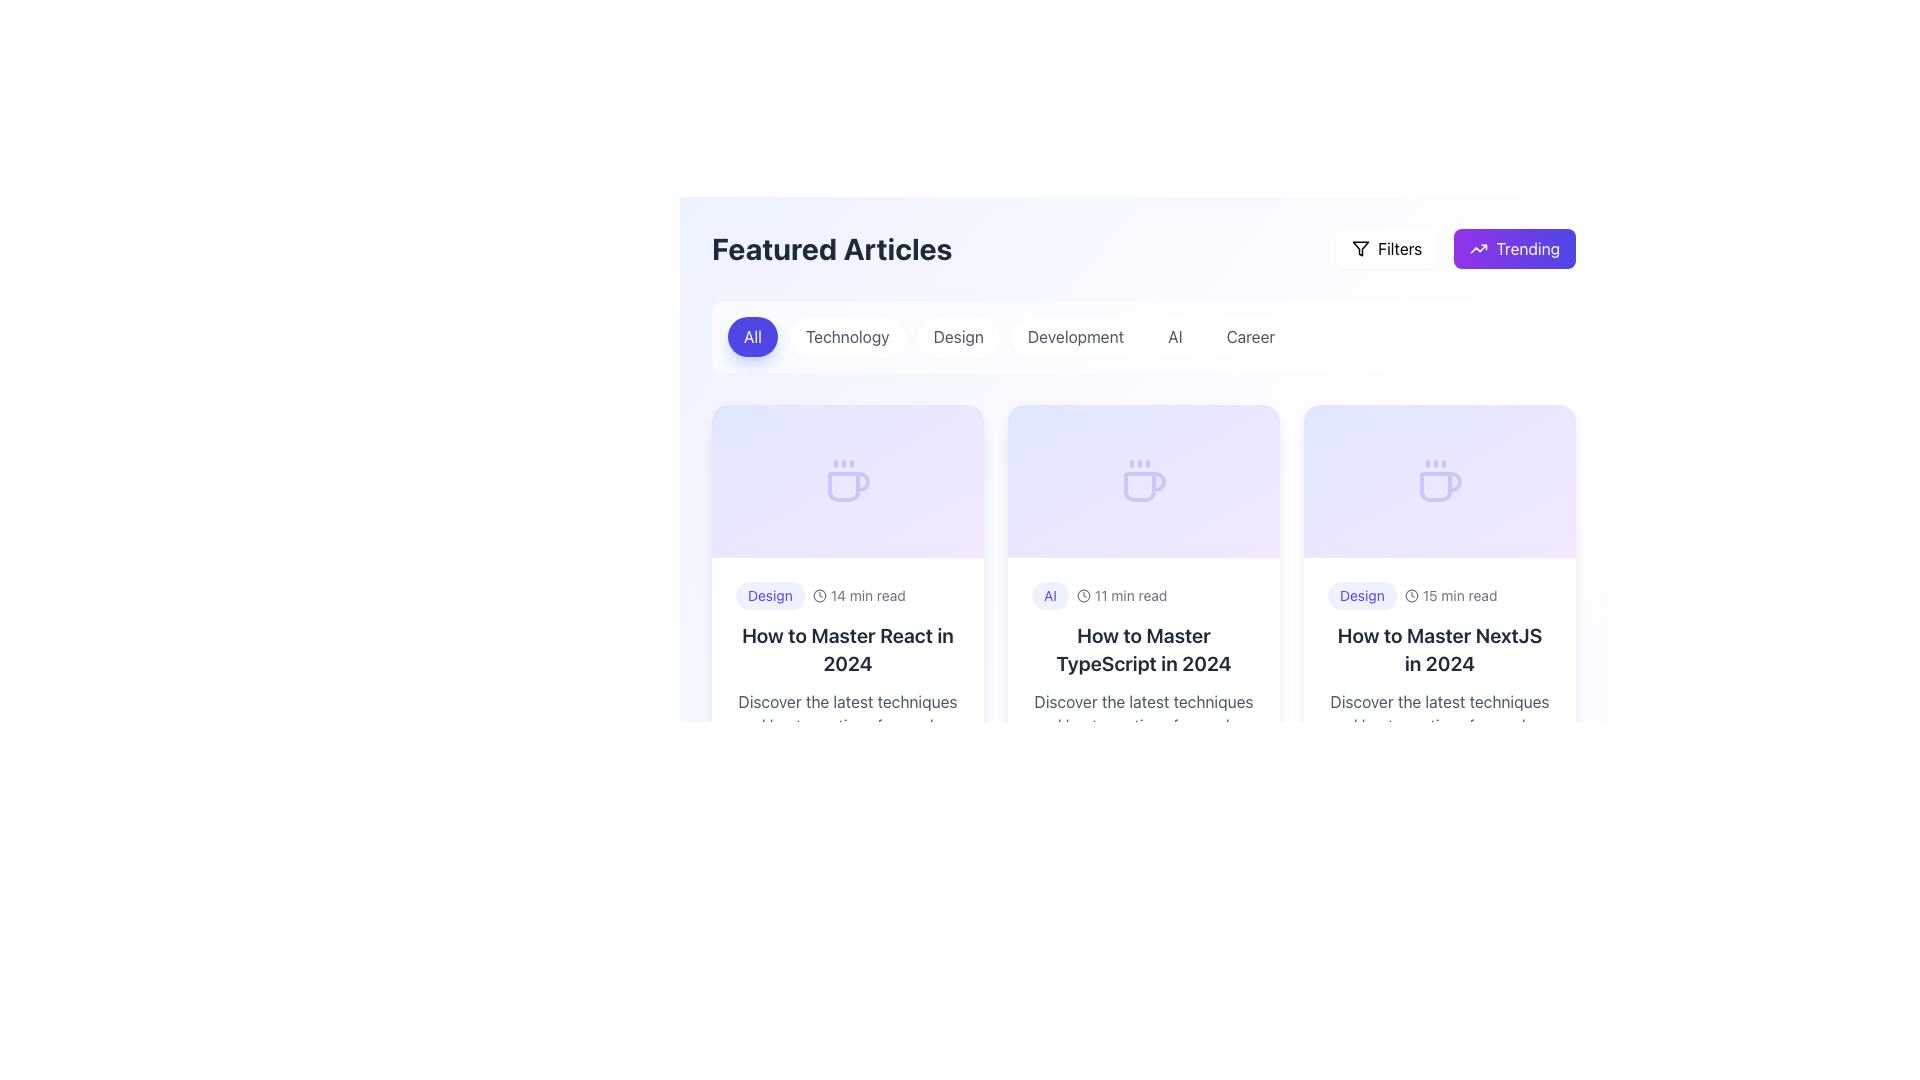 The image size is (1920, 1080). I want to click on the circular outline of the clock icon located in the header section of the article card, so click(1082, 595).